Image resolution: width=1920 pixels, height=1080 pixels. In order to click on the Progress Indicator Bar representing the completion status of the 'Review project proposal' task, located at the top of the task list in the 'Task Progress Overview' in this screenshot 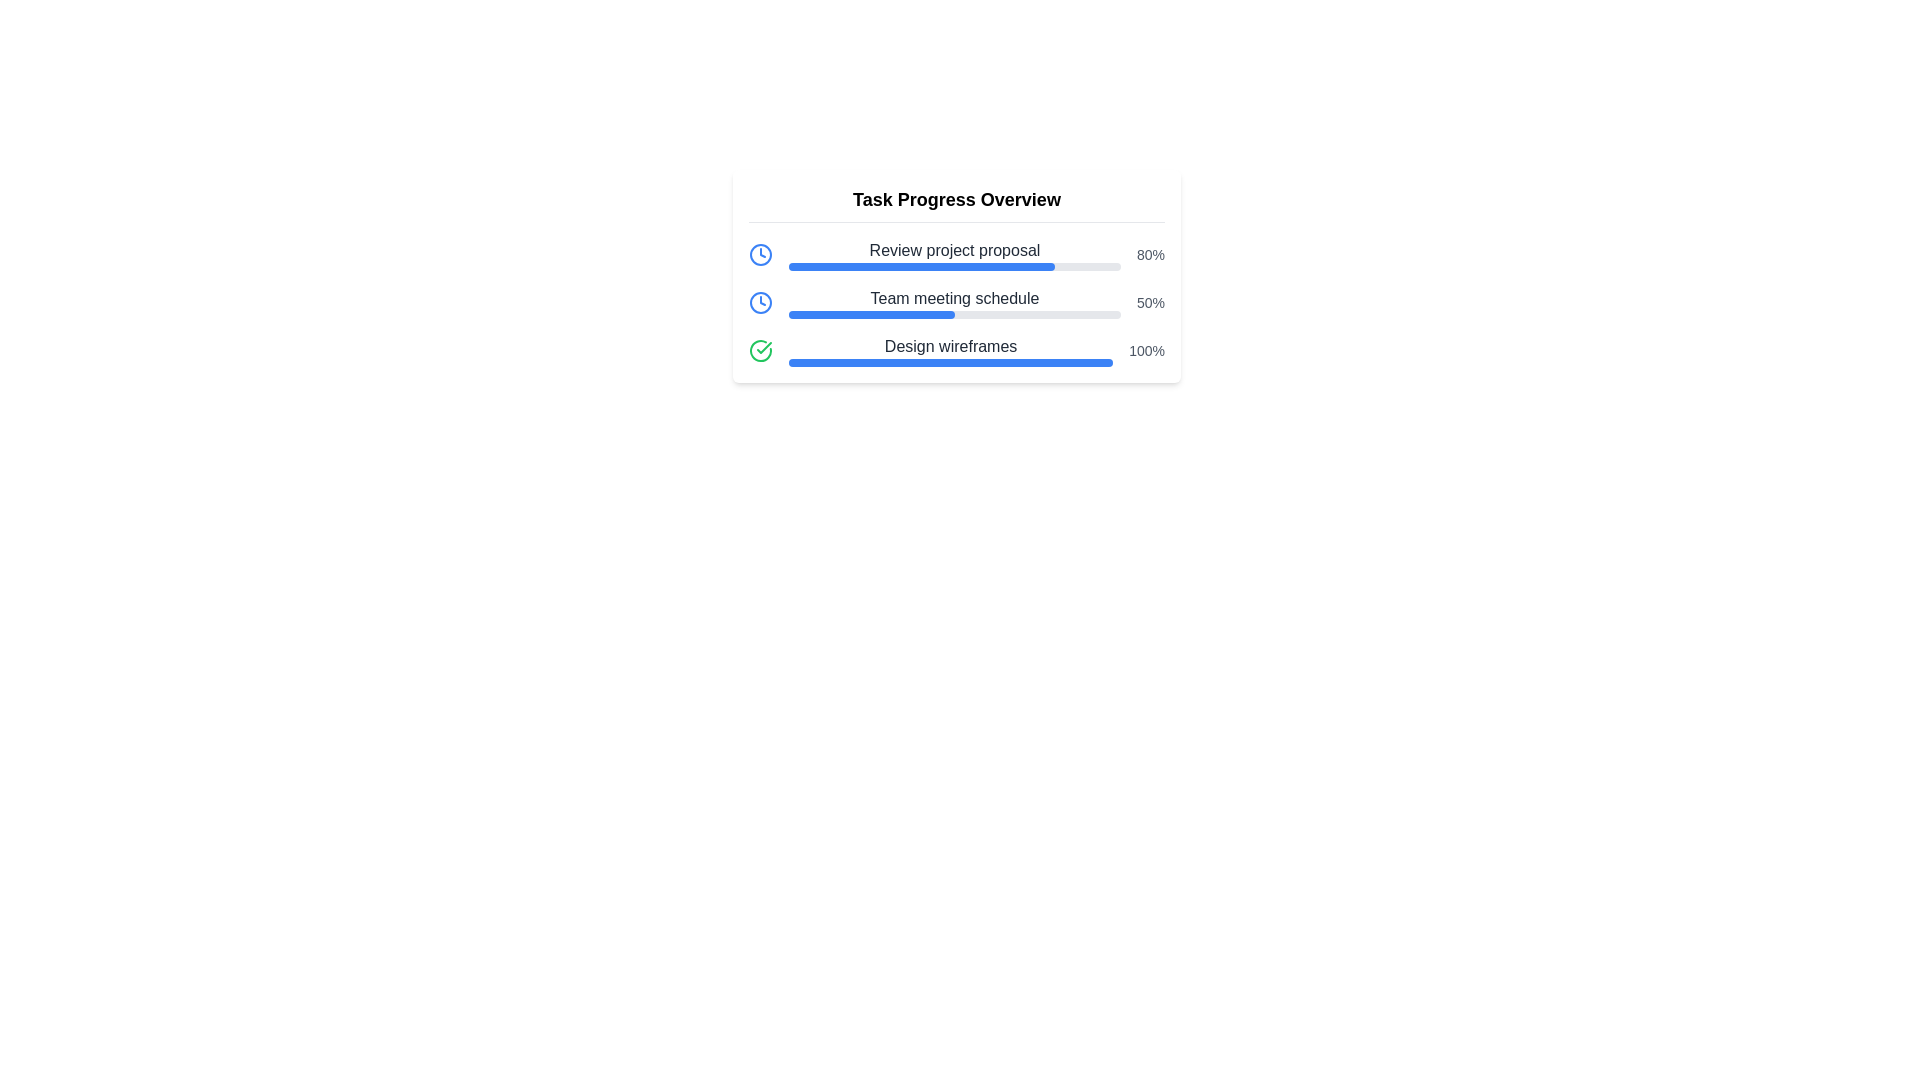, I will do `click(954, 265)`.